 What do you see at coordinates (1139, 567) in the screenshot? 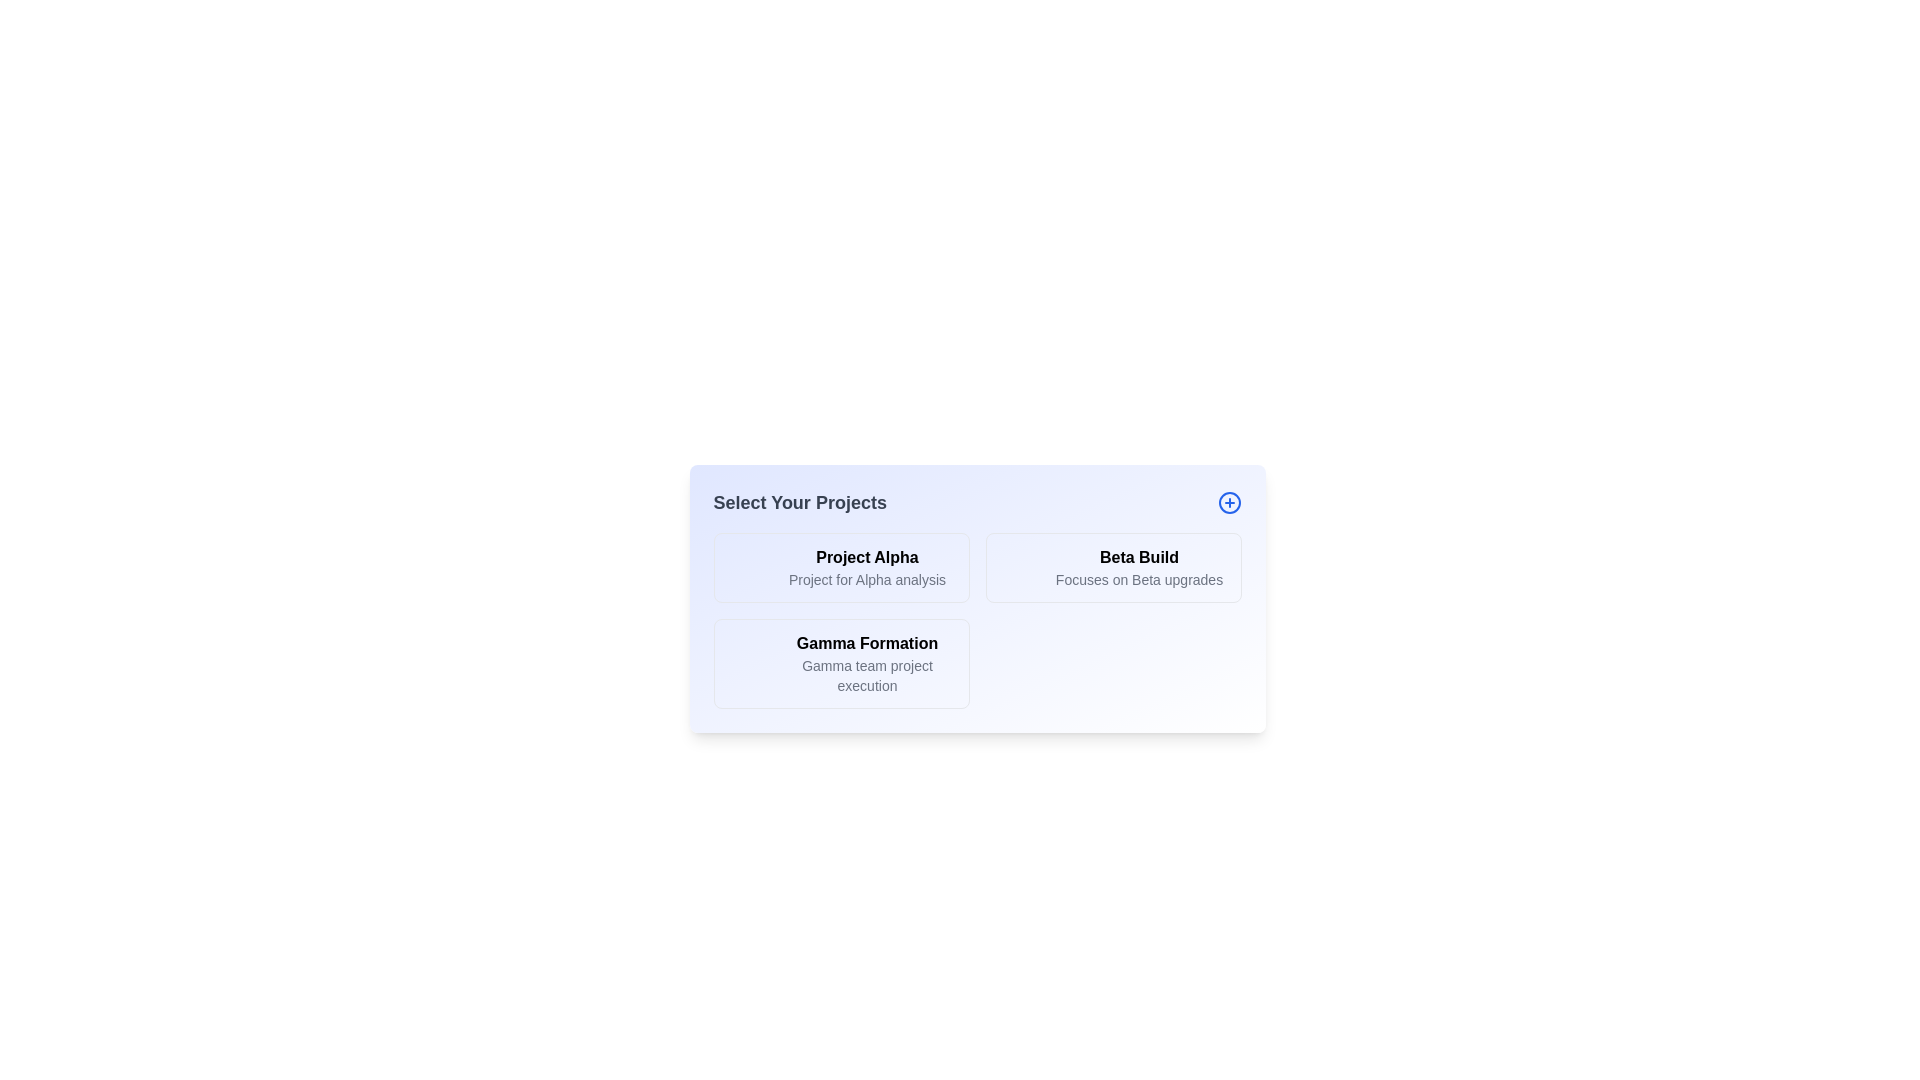
I see `the 'Beta Build' text block element` at bounding box center [1139, 567].